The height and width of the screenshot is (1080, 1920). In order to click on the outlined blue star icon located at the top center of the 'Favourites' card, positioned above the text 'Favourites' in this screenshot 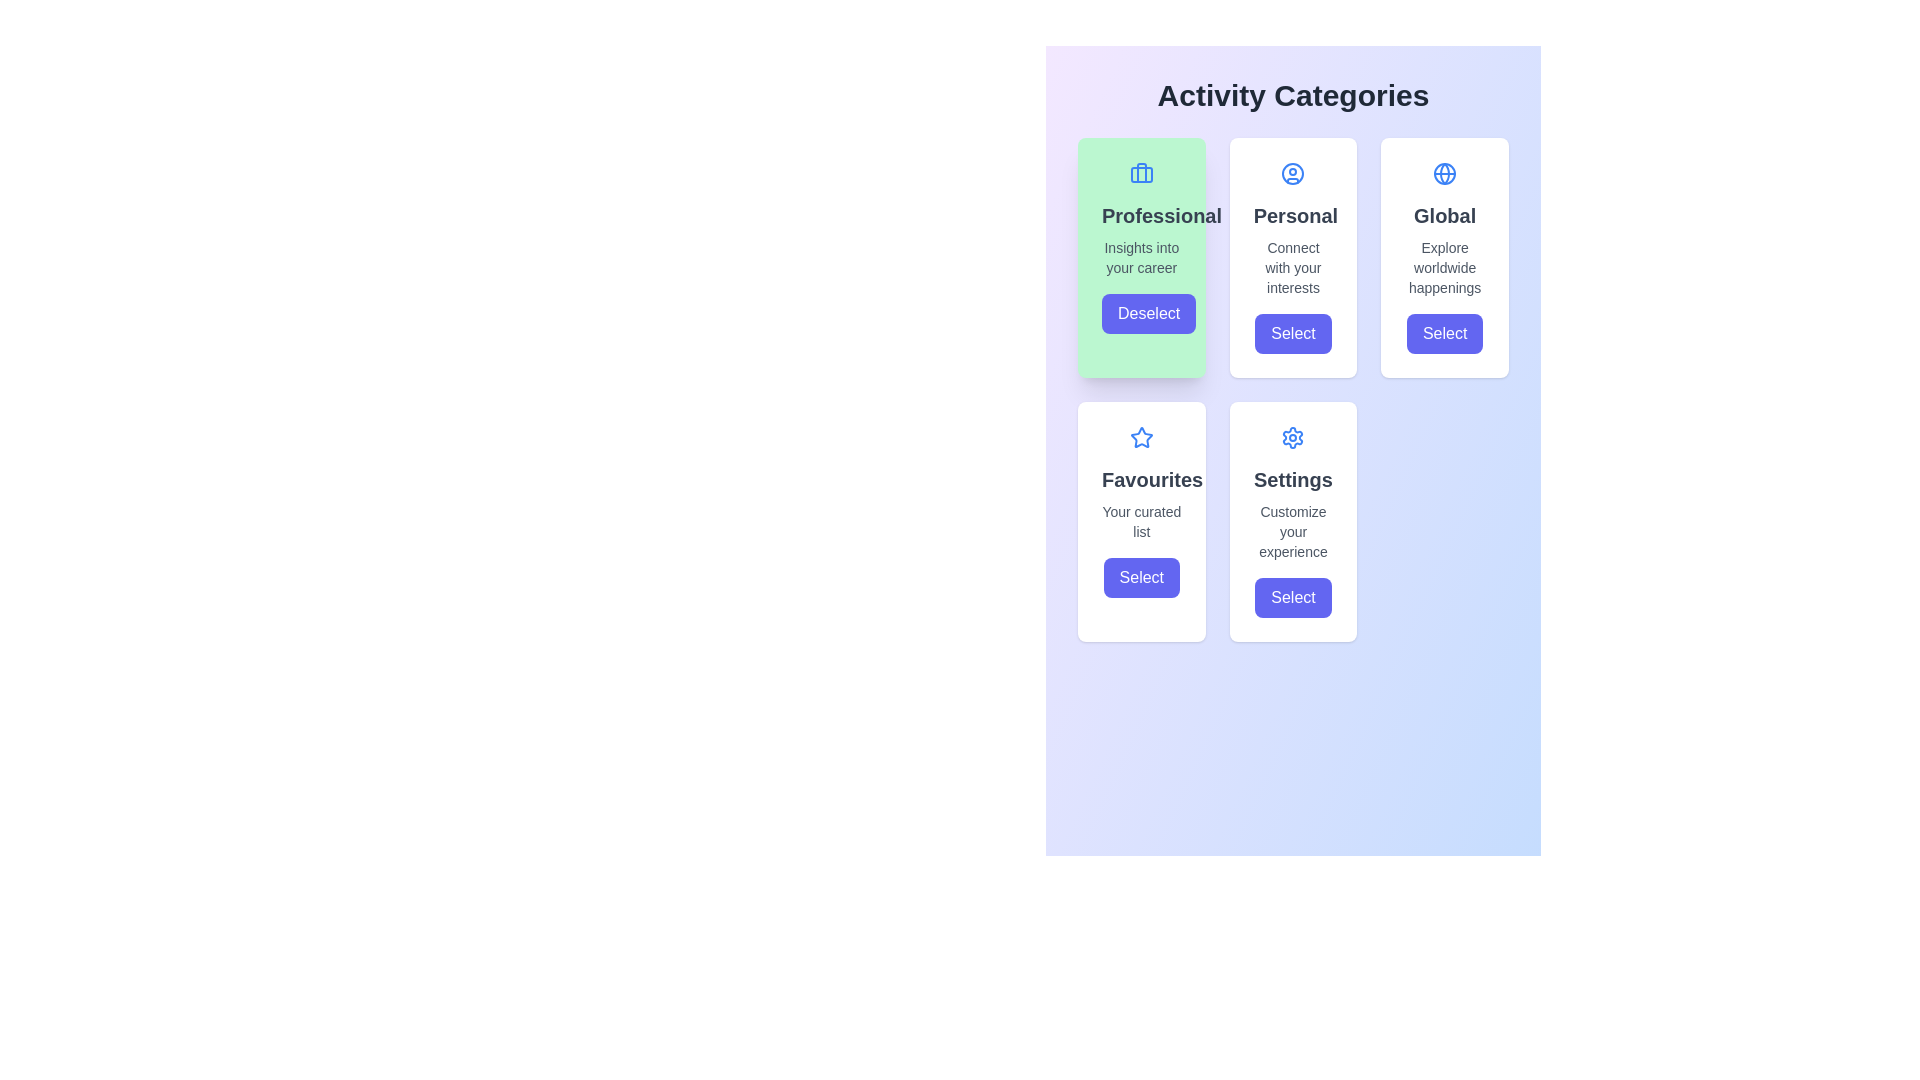, I will do `click(1141, 437)`.